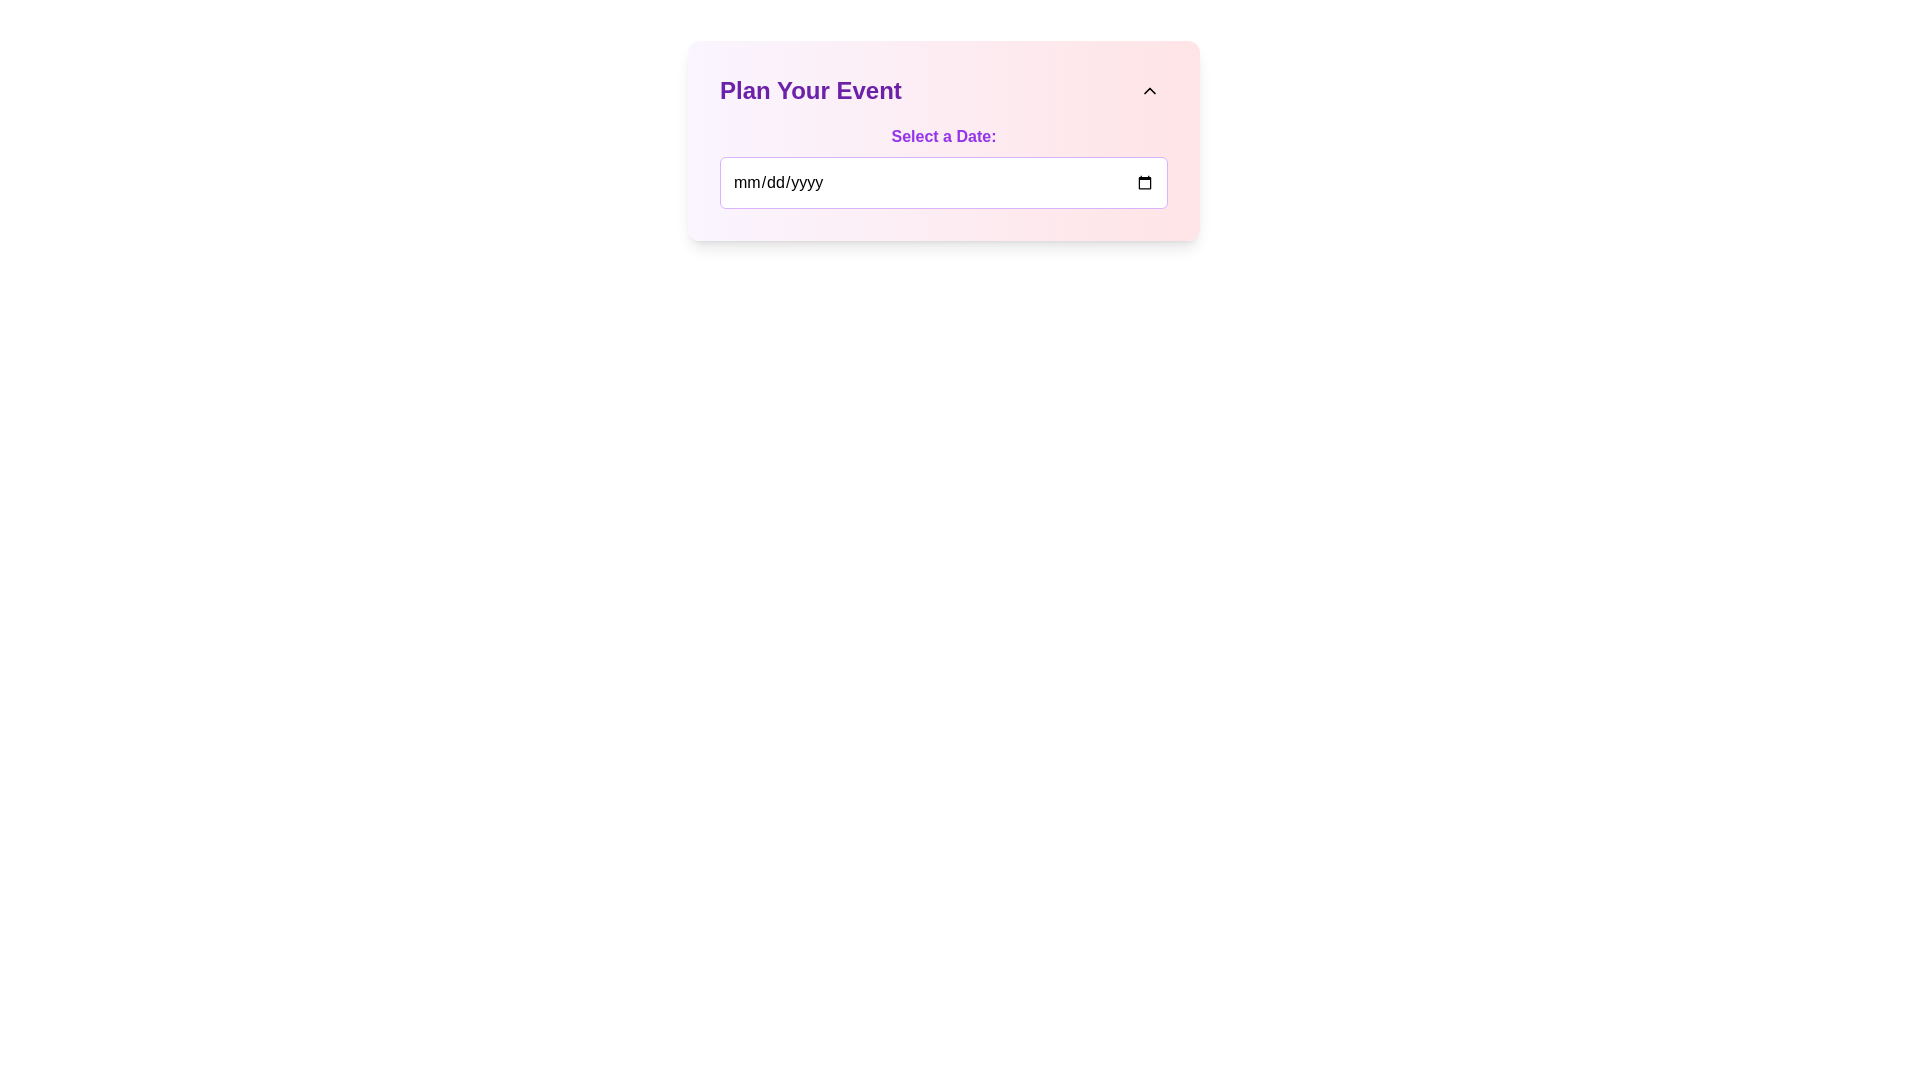 The height and width of the screenshot is (1080, 1920). What do you see at coordinates (943, 182) in the screenshot?
I see `the date input field styled with a light border and rounded edges, located below 'Select a Date:' in the 'Plan Your Event' section` at bounding box center [943, 182].